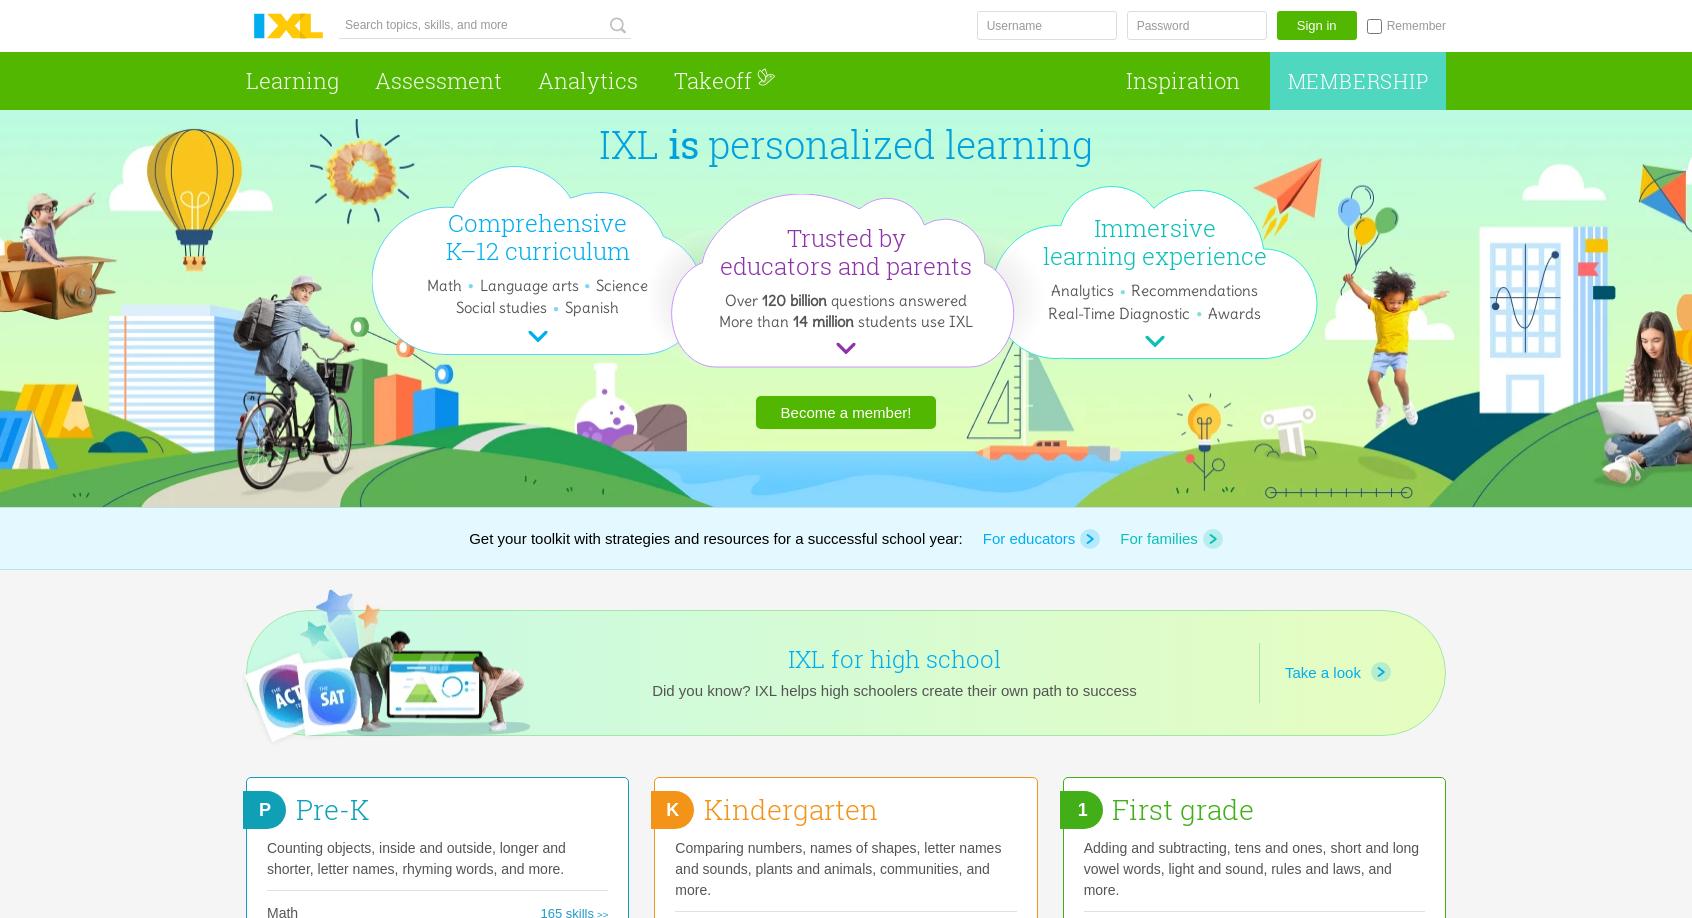  I want to click on 'Inspiration', so click(1182, 79).